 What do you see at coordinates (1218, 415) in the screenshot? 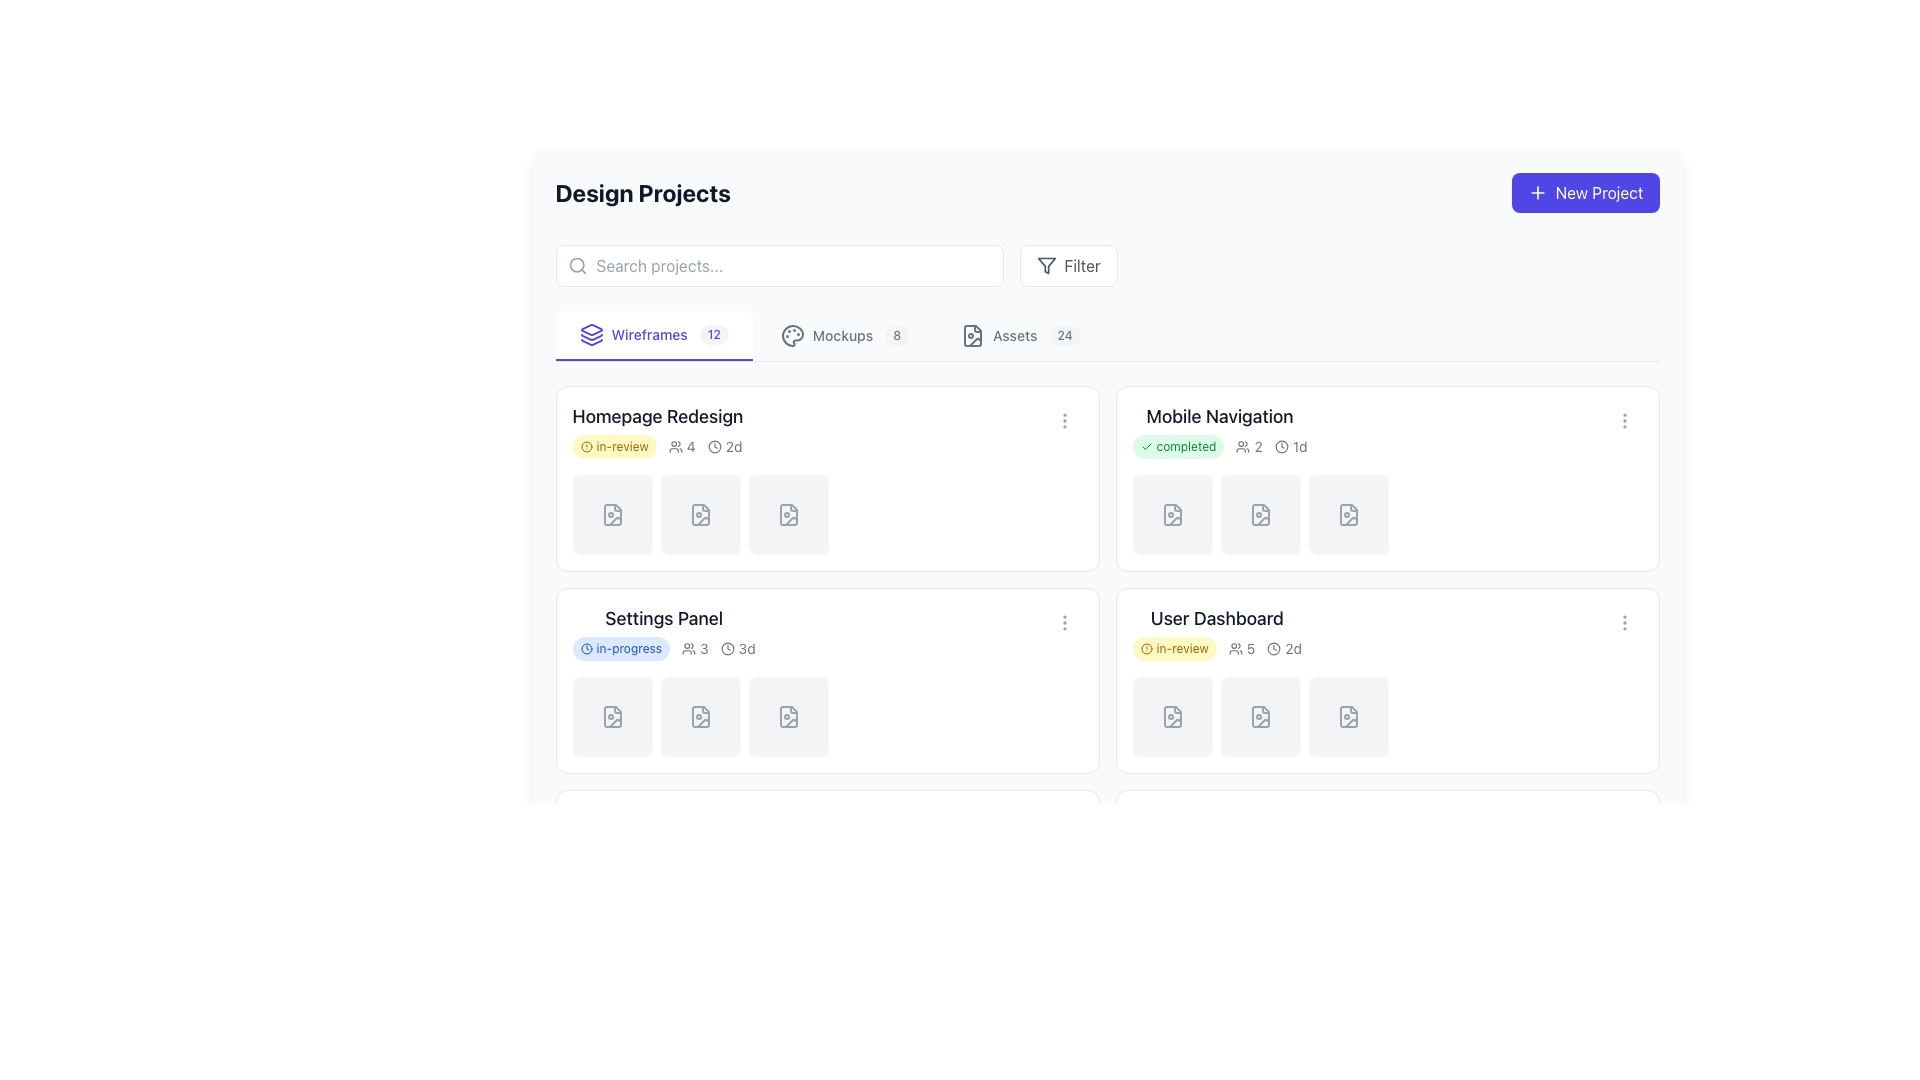
I see `the 'Mobile Navigation' text element, which is bold and dark, located in the second column and first row of the project card, above the 'completed' green badge` at bounding box center [1218, 415].